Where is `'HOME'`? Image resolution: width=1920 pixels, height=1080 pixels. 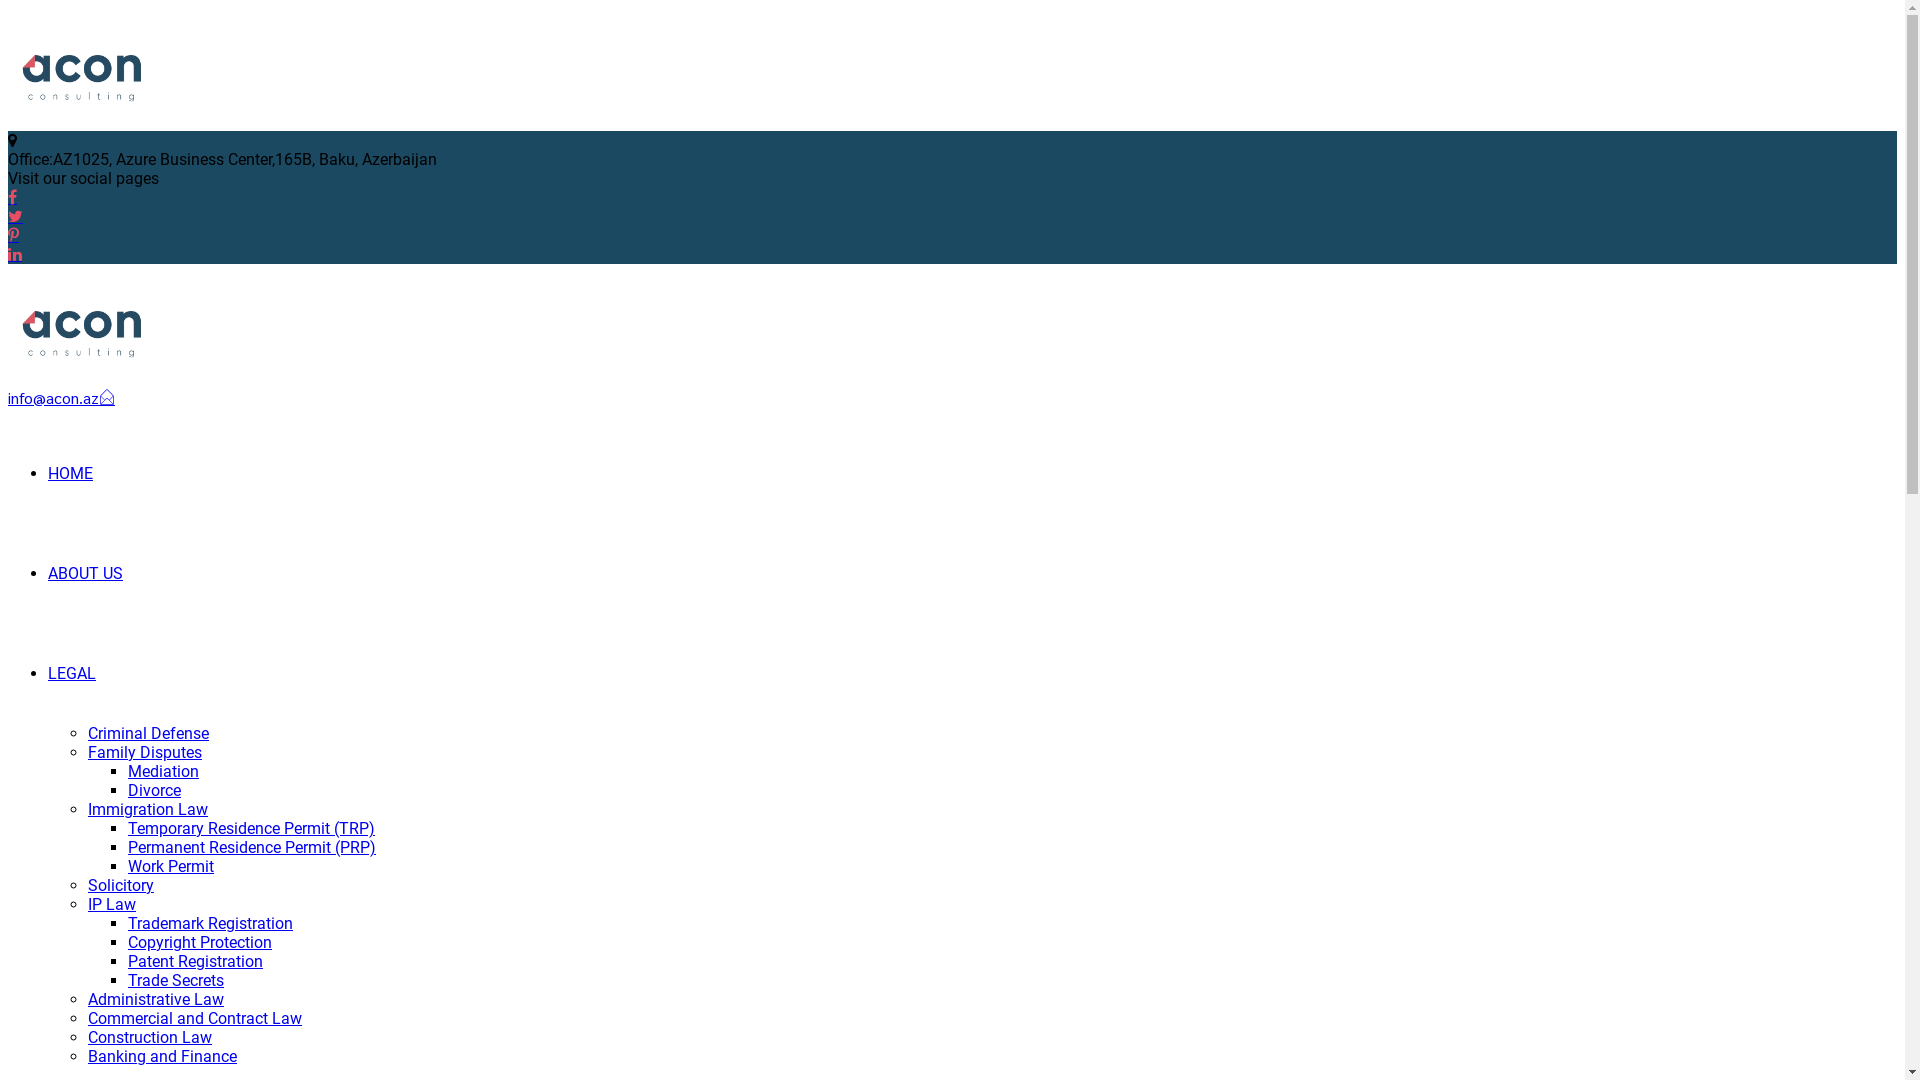
'HOME' is located at coordinates (48, 473).